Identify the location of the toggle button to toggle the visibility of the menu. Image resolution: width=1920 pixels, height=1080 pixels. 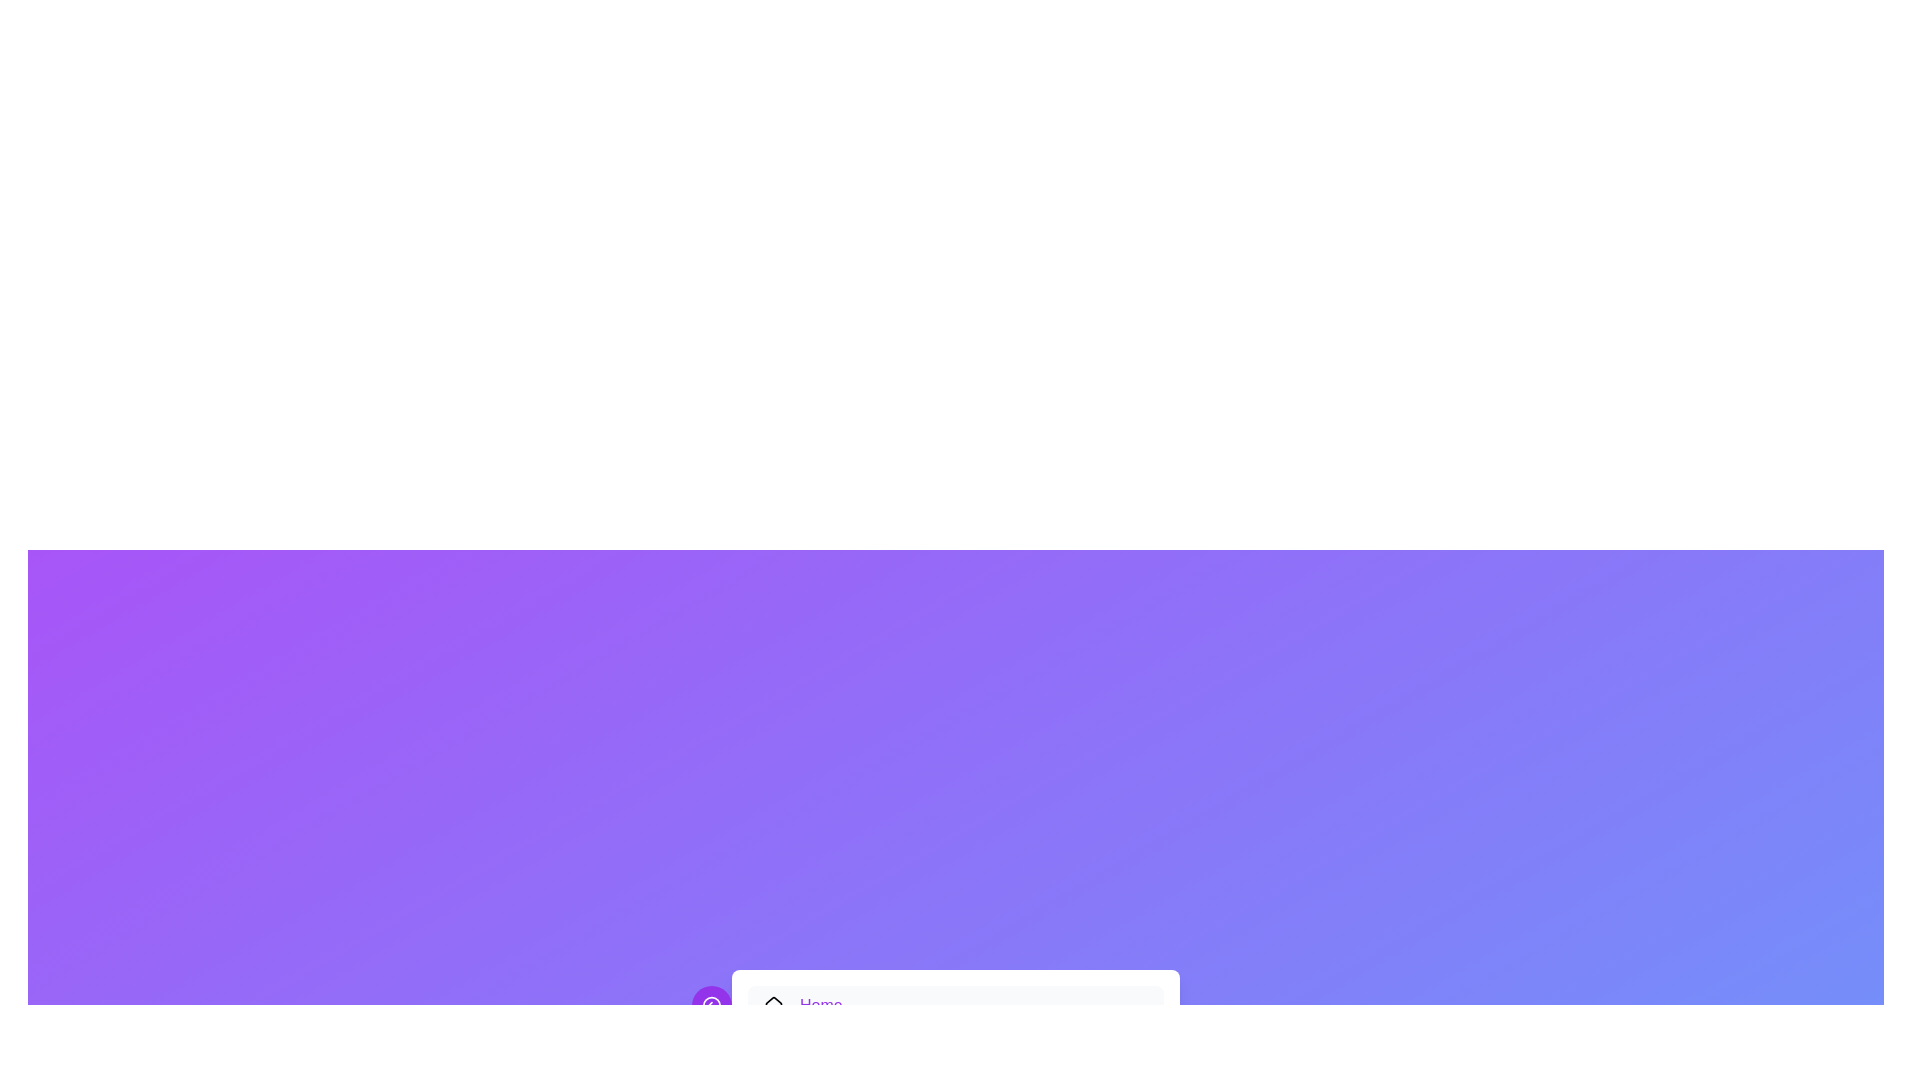
(711, 1006).